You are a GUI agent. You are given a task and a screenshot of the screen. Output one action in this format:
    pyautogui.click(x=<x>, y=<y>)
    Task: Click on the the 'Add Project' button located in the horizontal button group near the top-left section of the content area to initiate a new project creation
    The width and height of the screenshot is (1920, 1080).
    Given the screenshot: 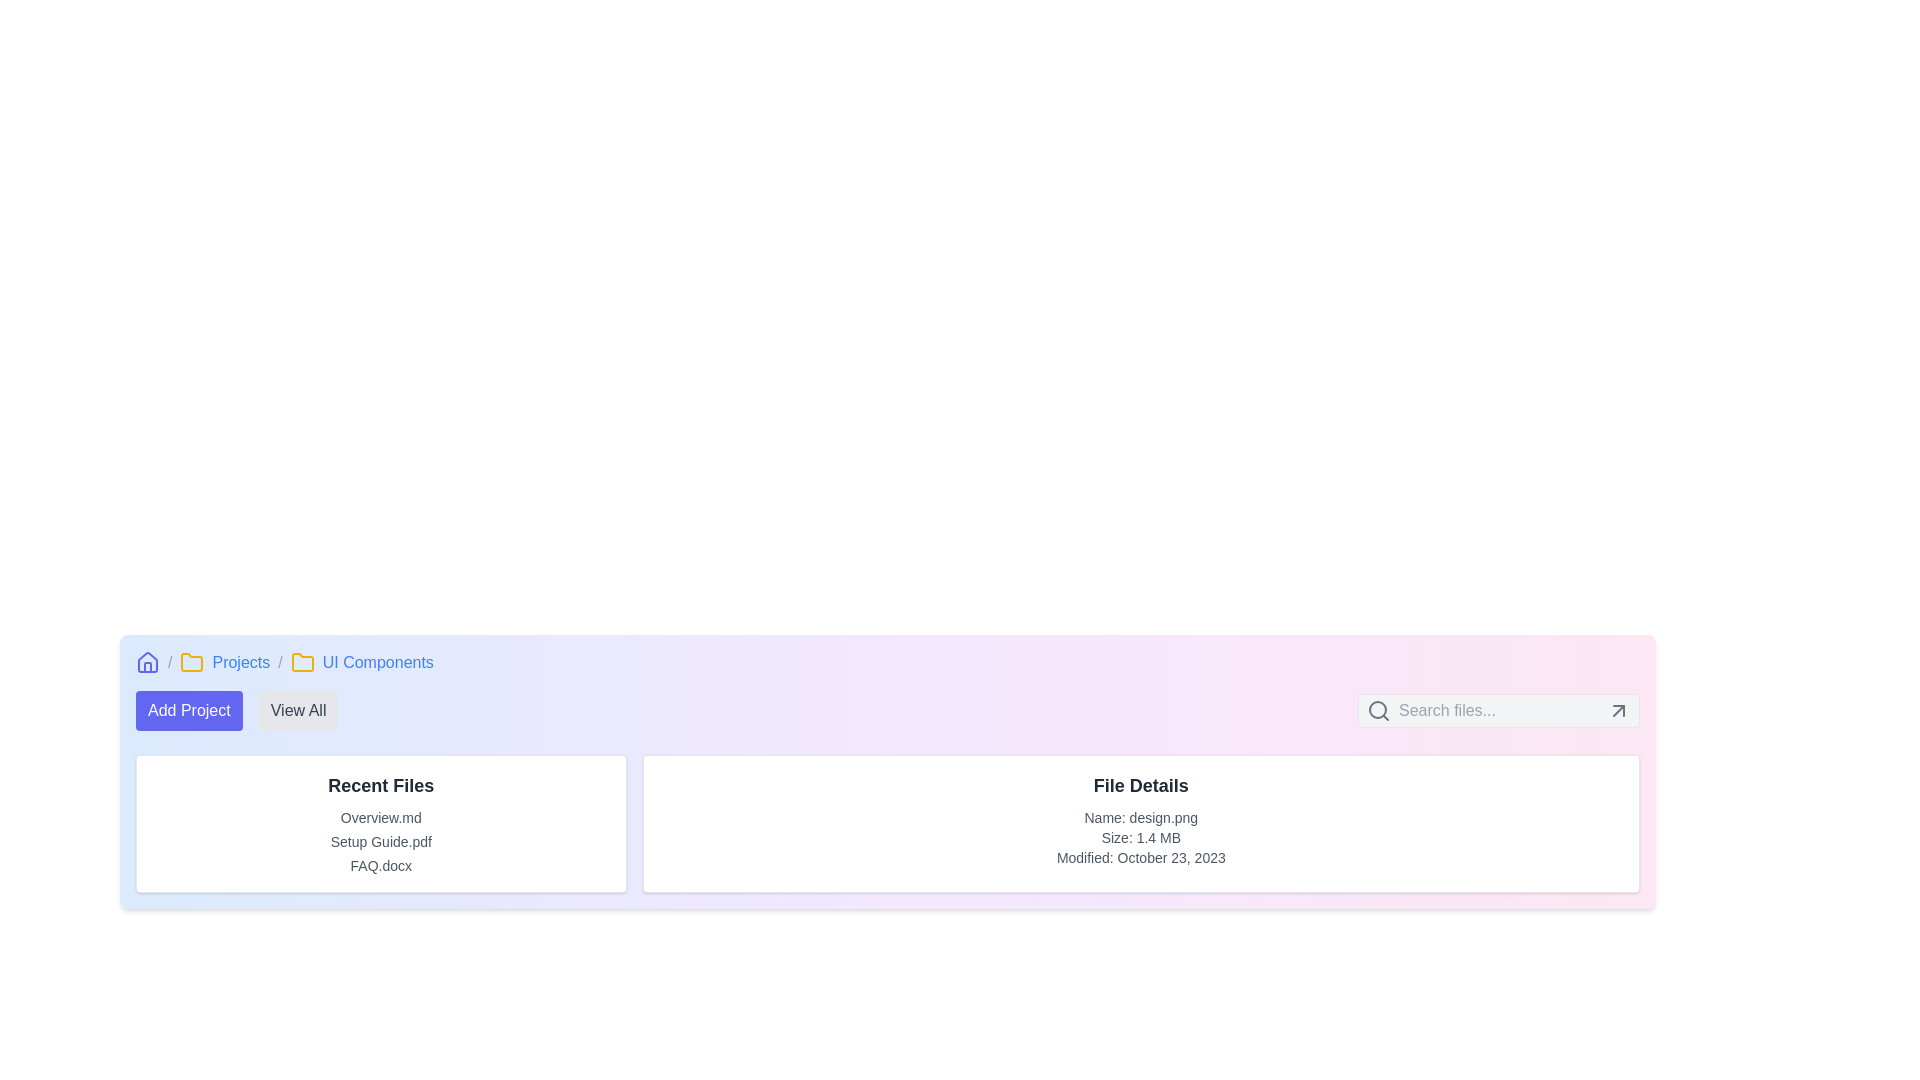 What is the action you would take?
    pyautogui.click(x=236, y=709)
    